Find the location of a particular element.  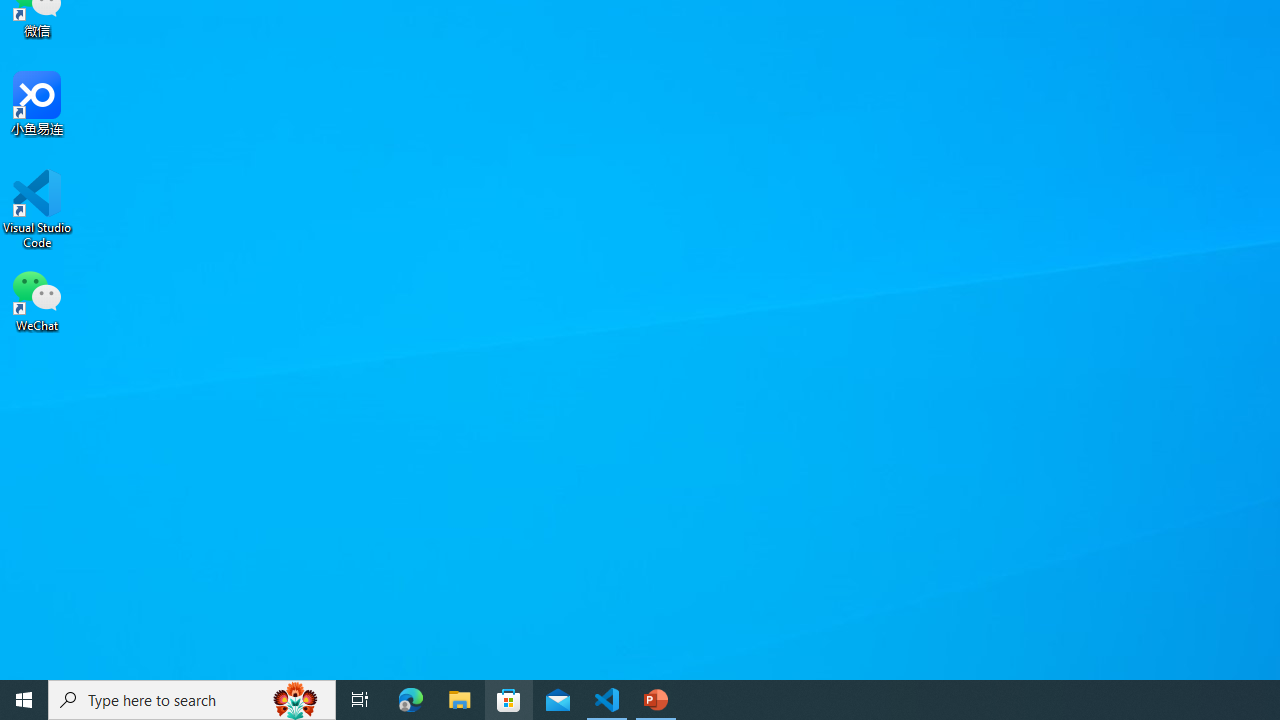

'Visual Studio Code' is located at coordinates (37, 209).